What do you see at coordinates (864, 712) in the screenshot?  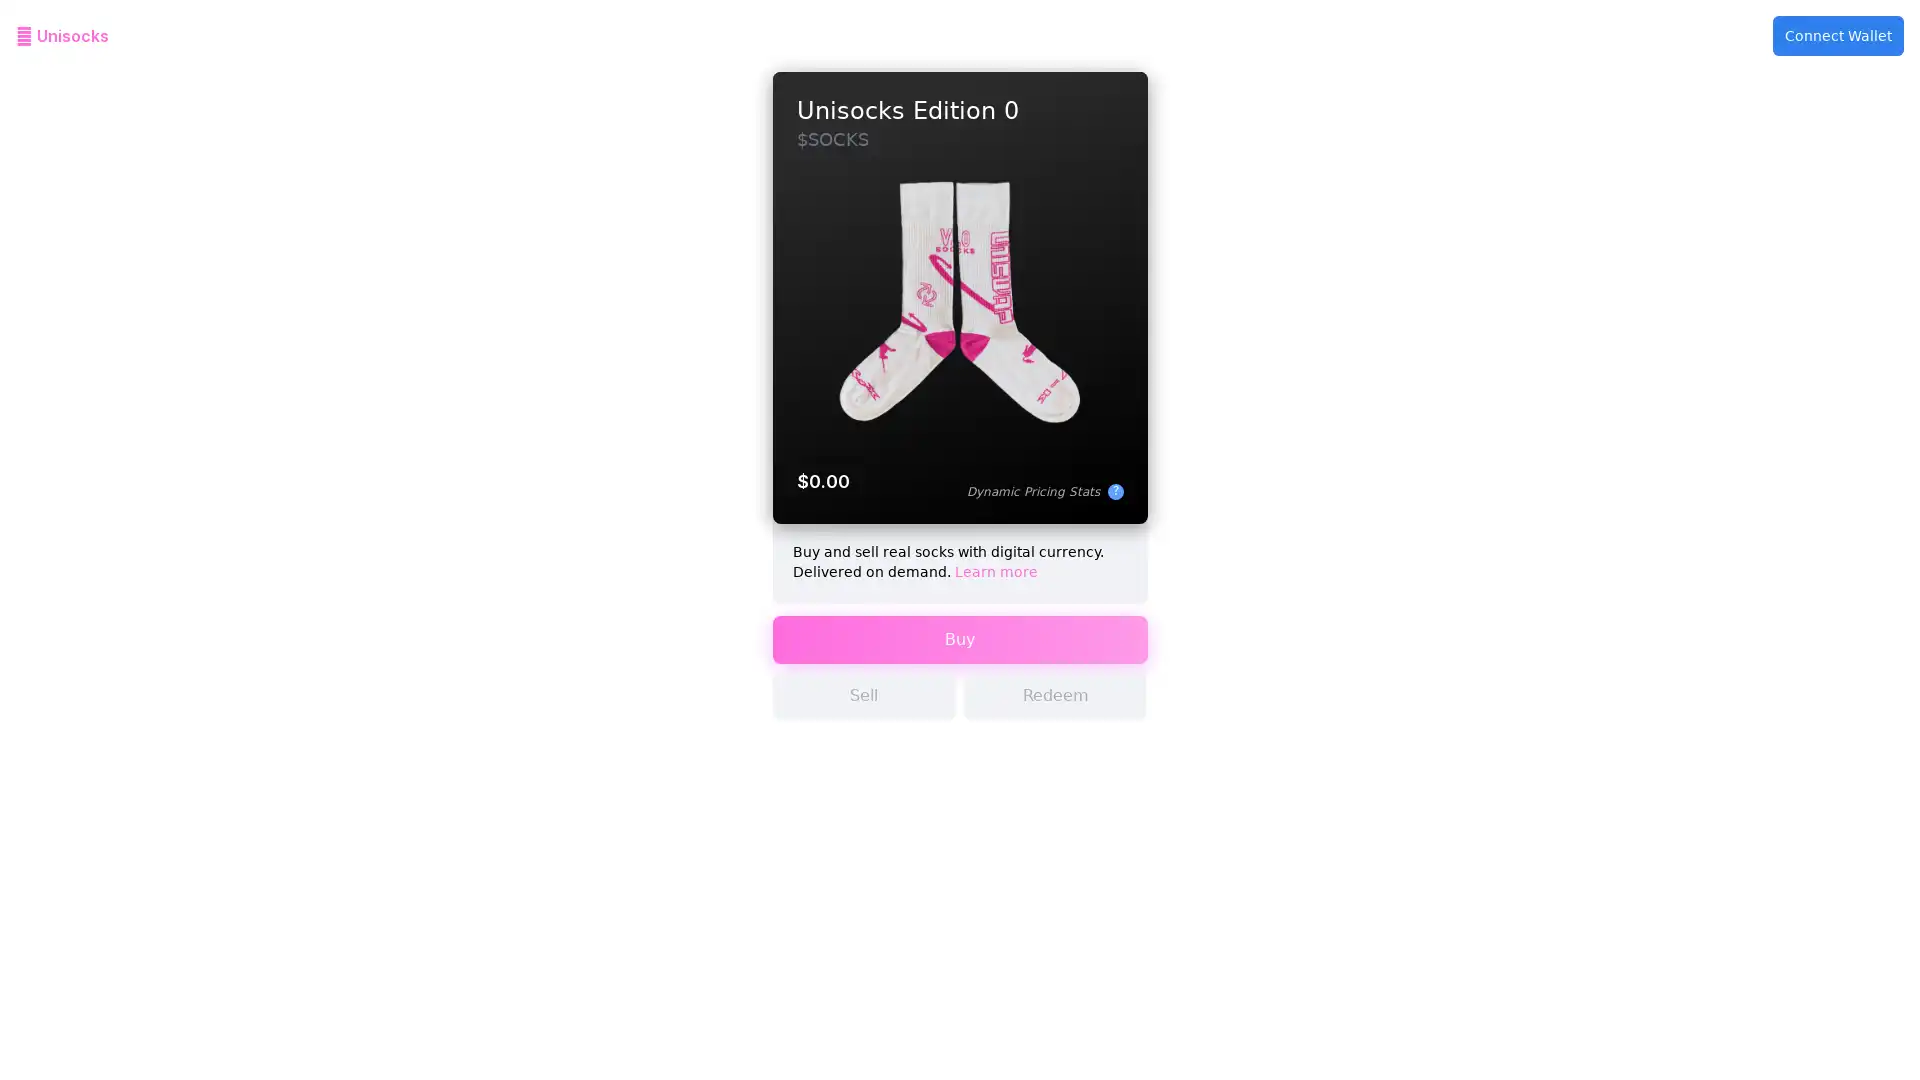 I see `Sell` at bounding box center [864, 712].